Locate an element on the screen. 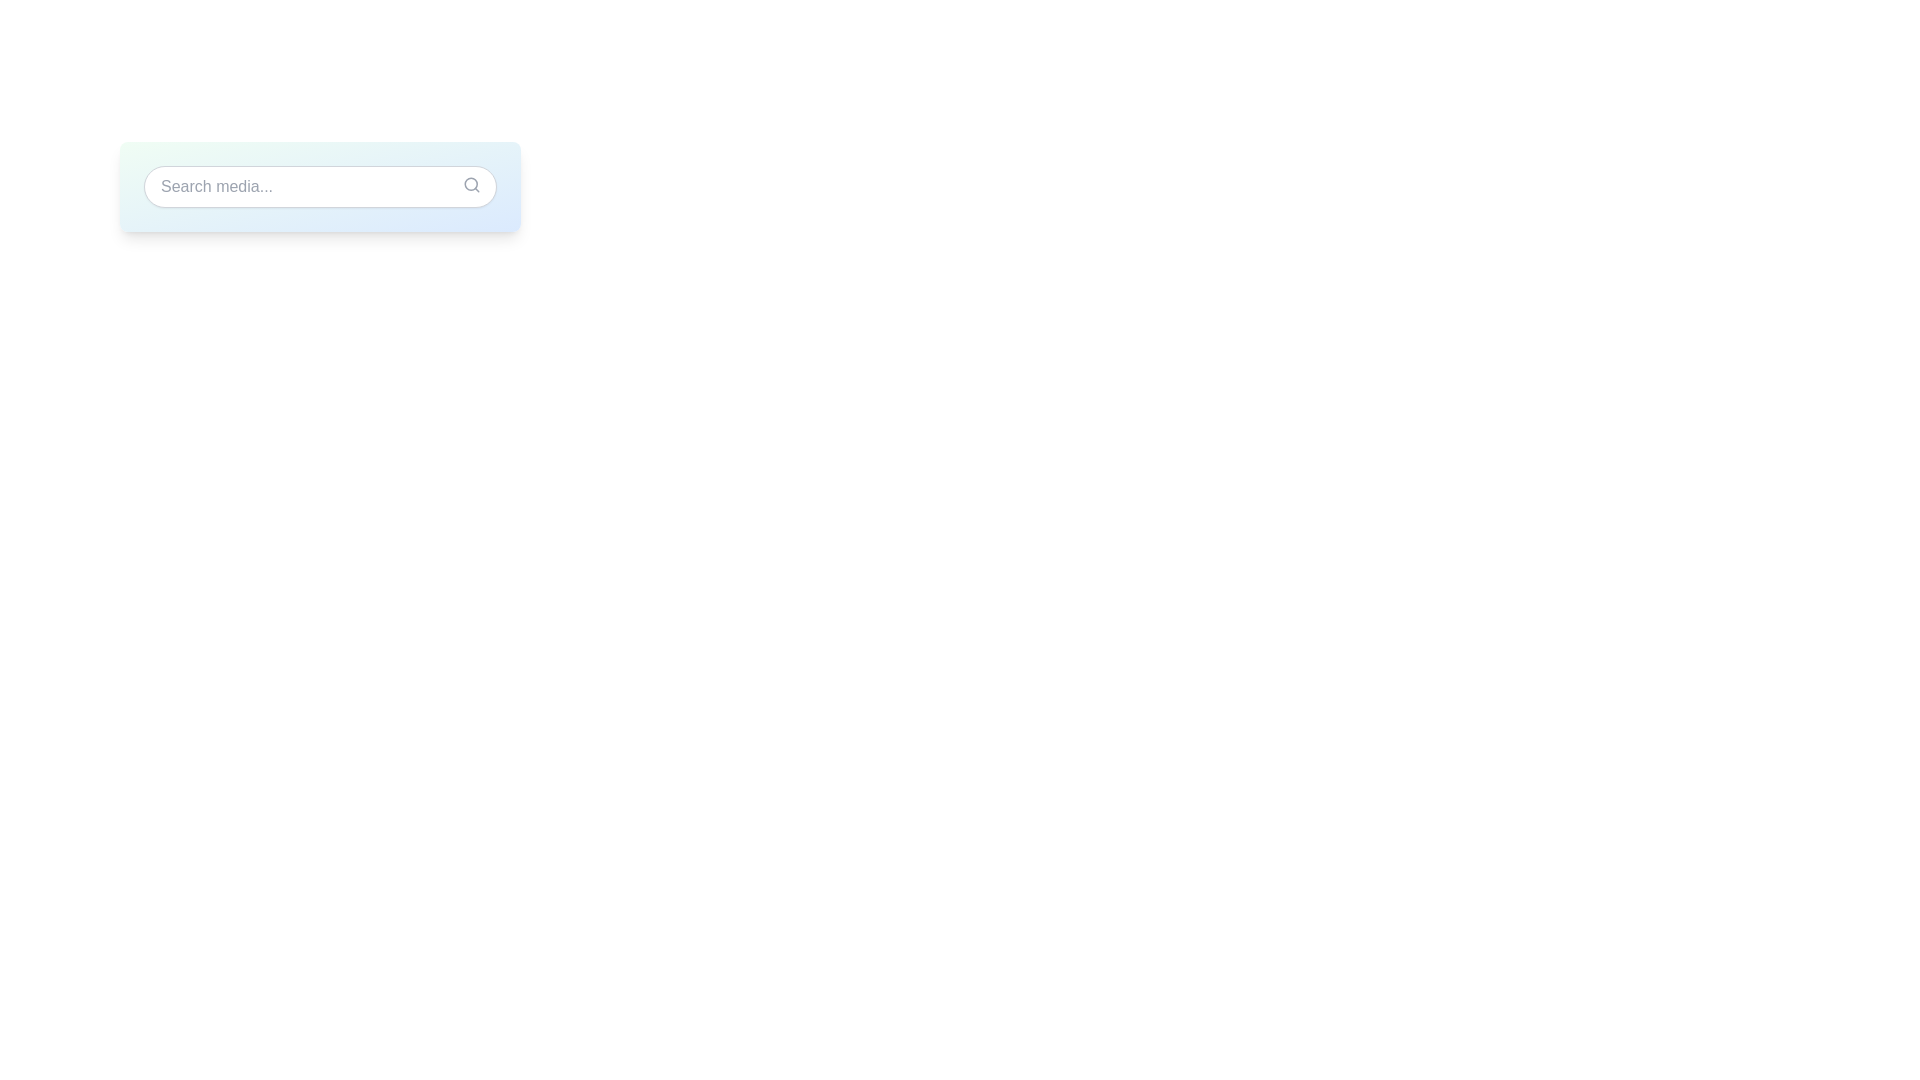  the smaller circle in the center of the magnifying glass icon, located to the far right of the text input field in the search bar is located at coordinates (470, 184).